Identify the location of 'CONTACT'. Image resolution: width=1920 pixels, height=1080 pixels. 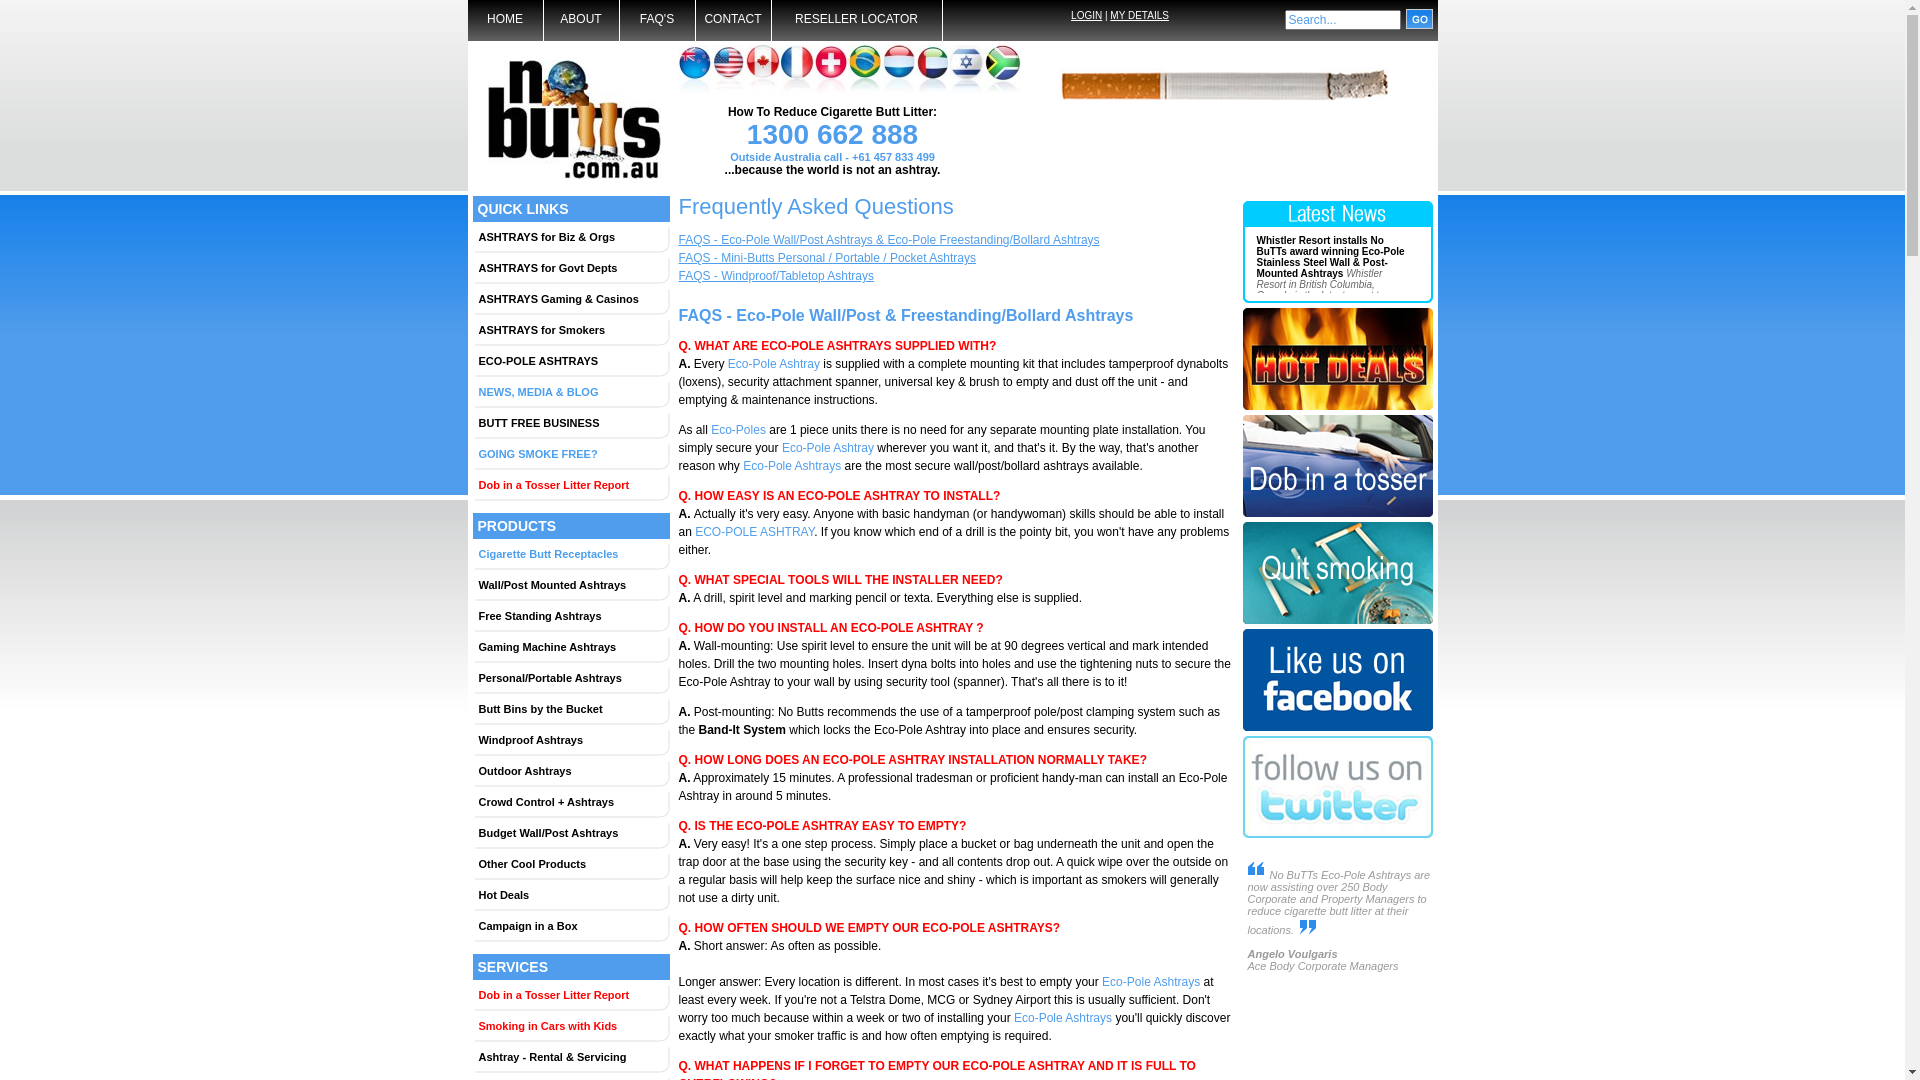
(732, 20).